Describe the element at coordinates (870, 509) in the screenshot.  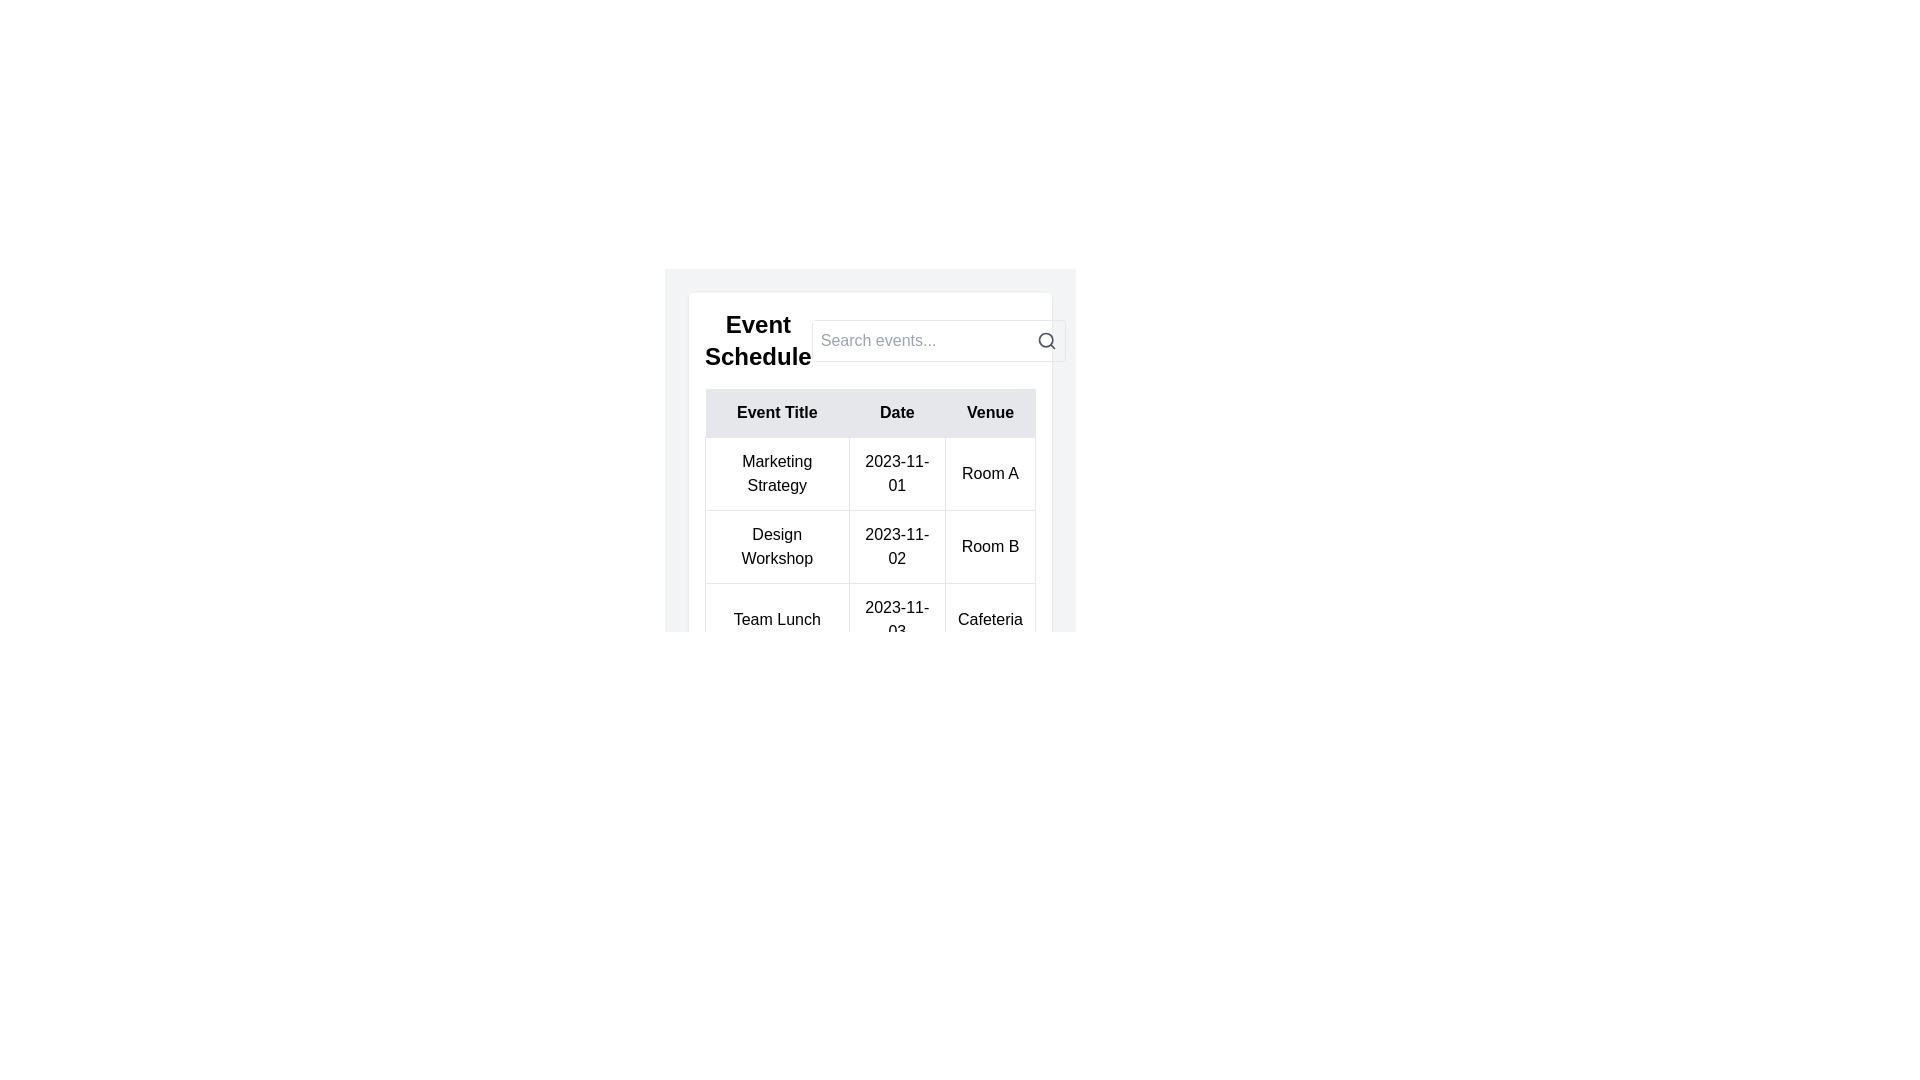
I see `schedule table element that displays event details such as title, date, and venue, located centrally above the 'Add Event' button and below the 'Search events...' input box` at that location.